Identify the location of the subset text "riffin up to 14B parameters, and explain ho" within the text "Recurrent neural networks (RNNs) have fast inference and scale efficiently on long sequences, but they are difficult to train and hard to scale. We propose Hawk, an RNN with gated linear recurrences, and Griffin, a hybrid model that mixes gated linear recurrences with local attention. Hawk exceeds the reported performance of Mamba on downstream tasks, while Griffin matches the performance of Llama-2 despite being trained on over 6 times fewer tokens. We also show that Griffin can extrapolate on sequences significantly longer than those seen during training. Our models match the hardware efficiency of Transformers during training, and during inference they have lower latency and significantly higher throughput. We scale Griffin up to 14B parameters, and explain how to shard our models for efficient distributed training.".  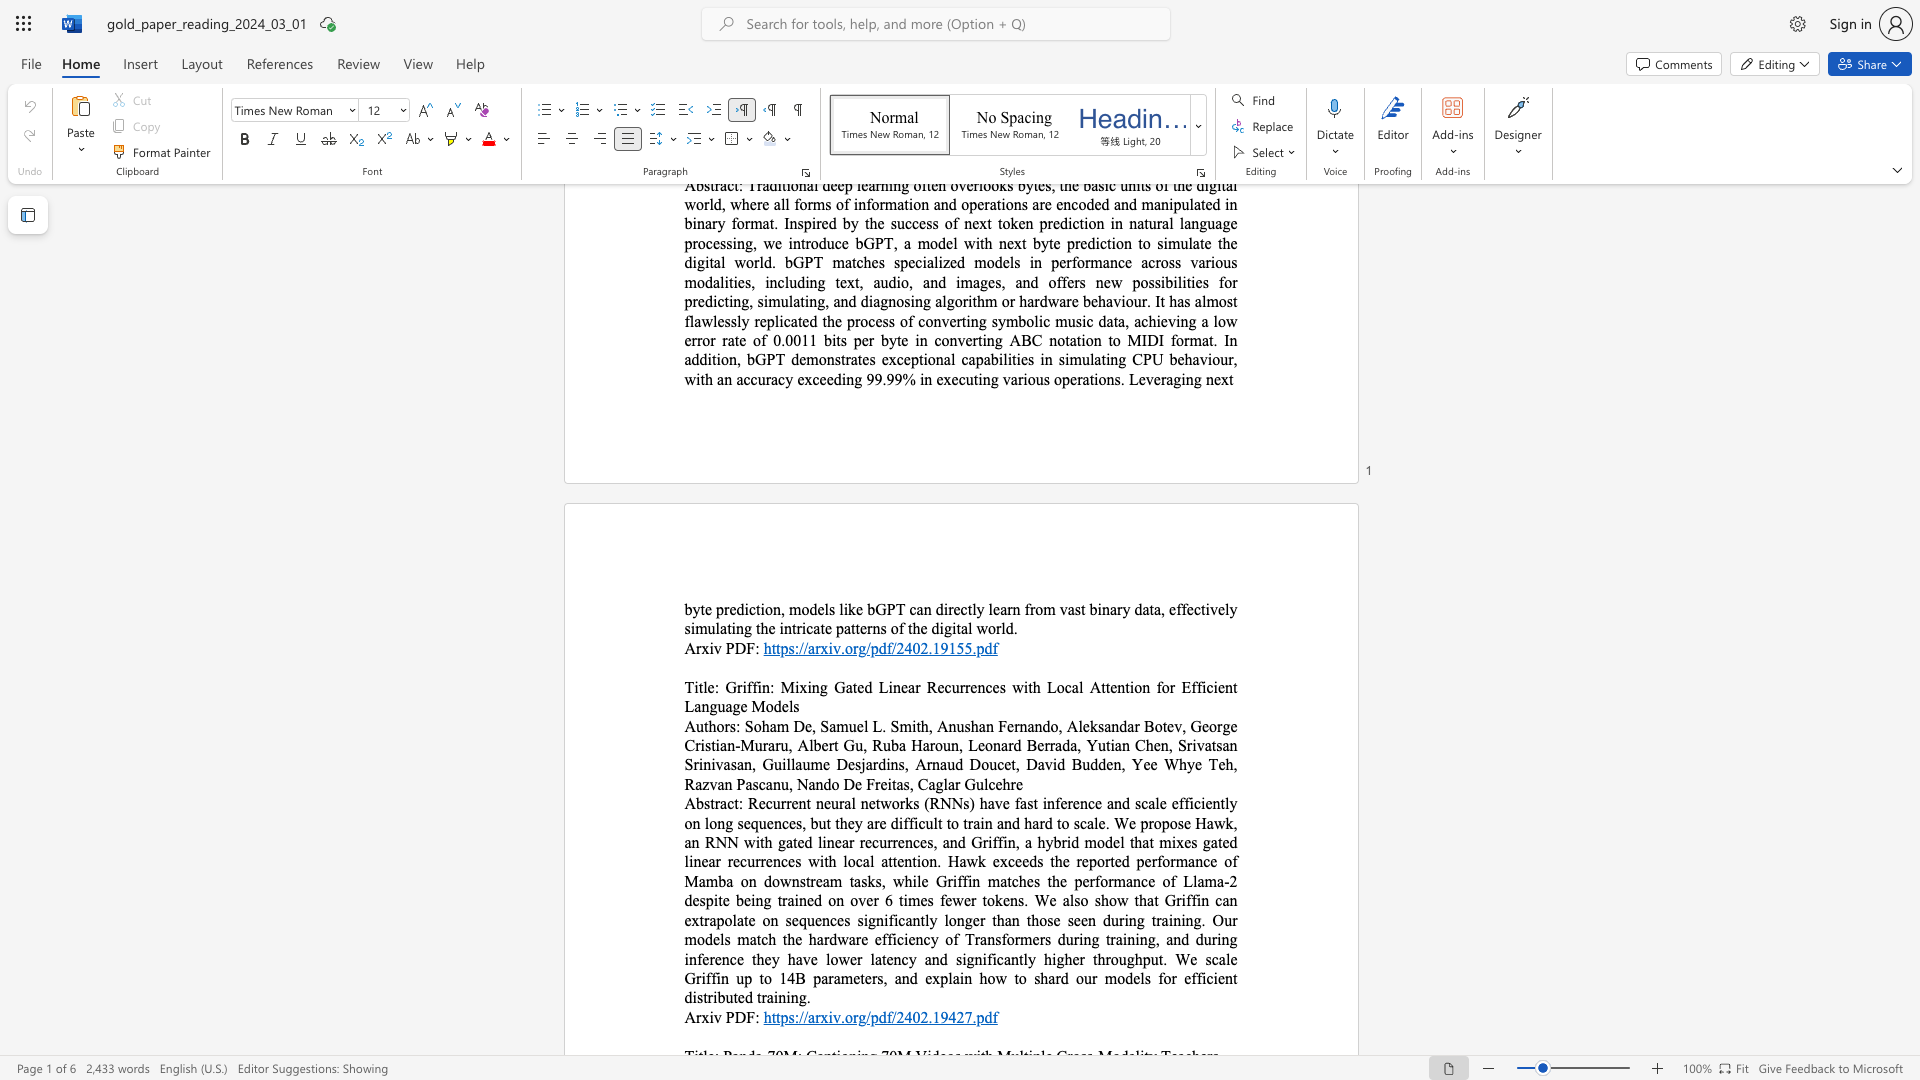
(696, 977).